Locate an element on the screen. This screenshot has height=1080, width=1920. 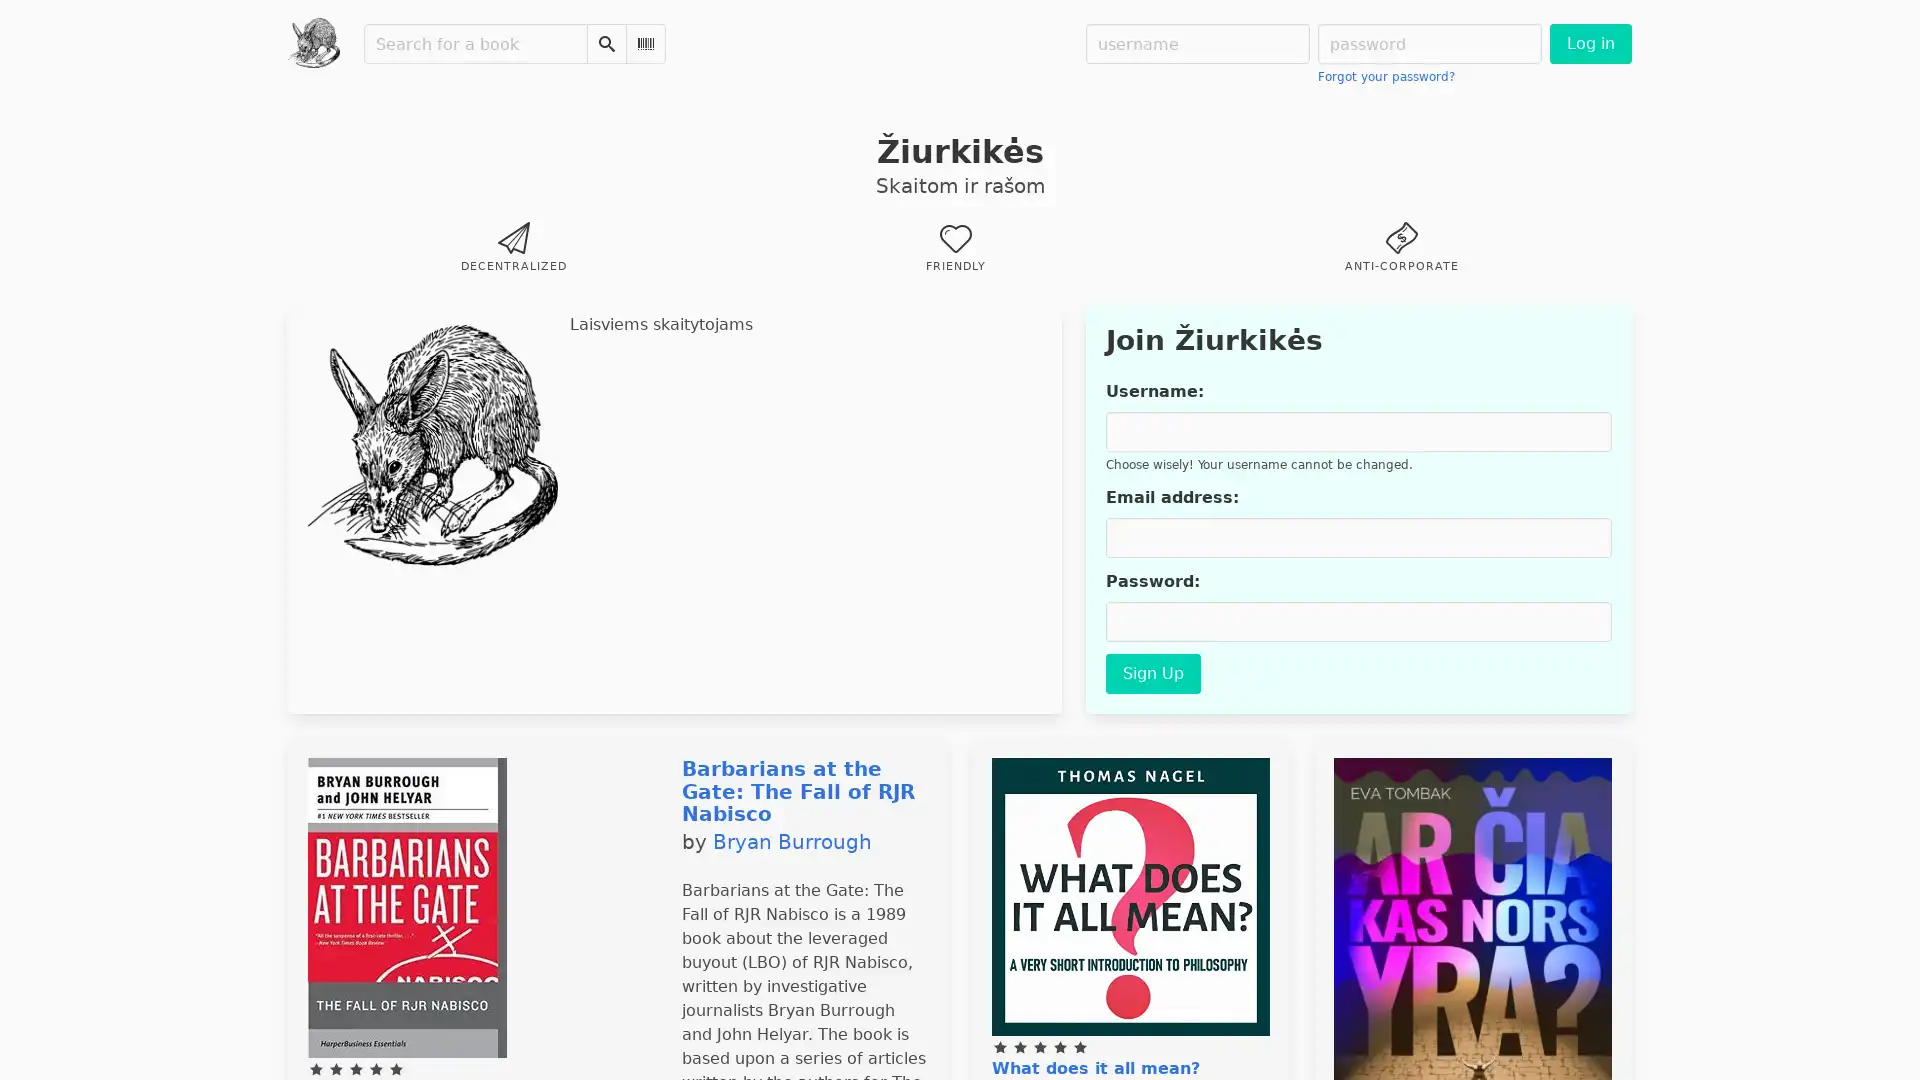
Search is located at coordinates (604, 43).